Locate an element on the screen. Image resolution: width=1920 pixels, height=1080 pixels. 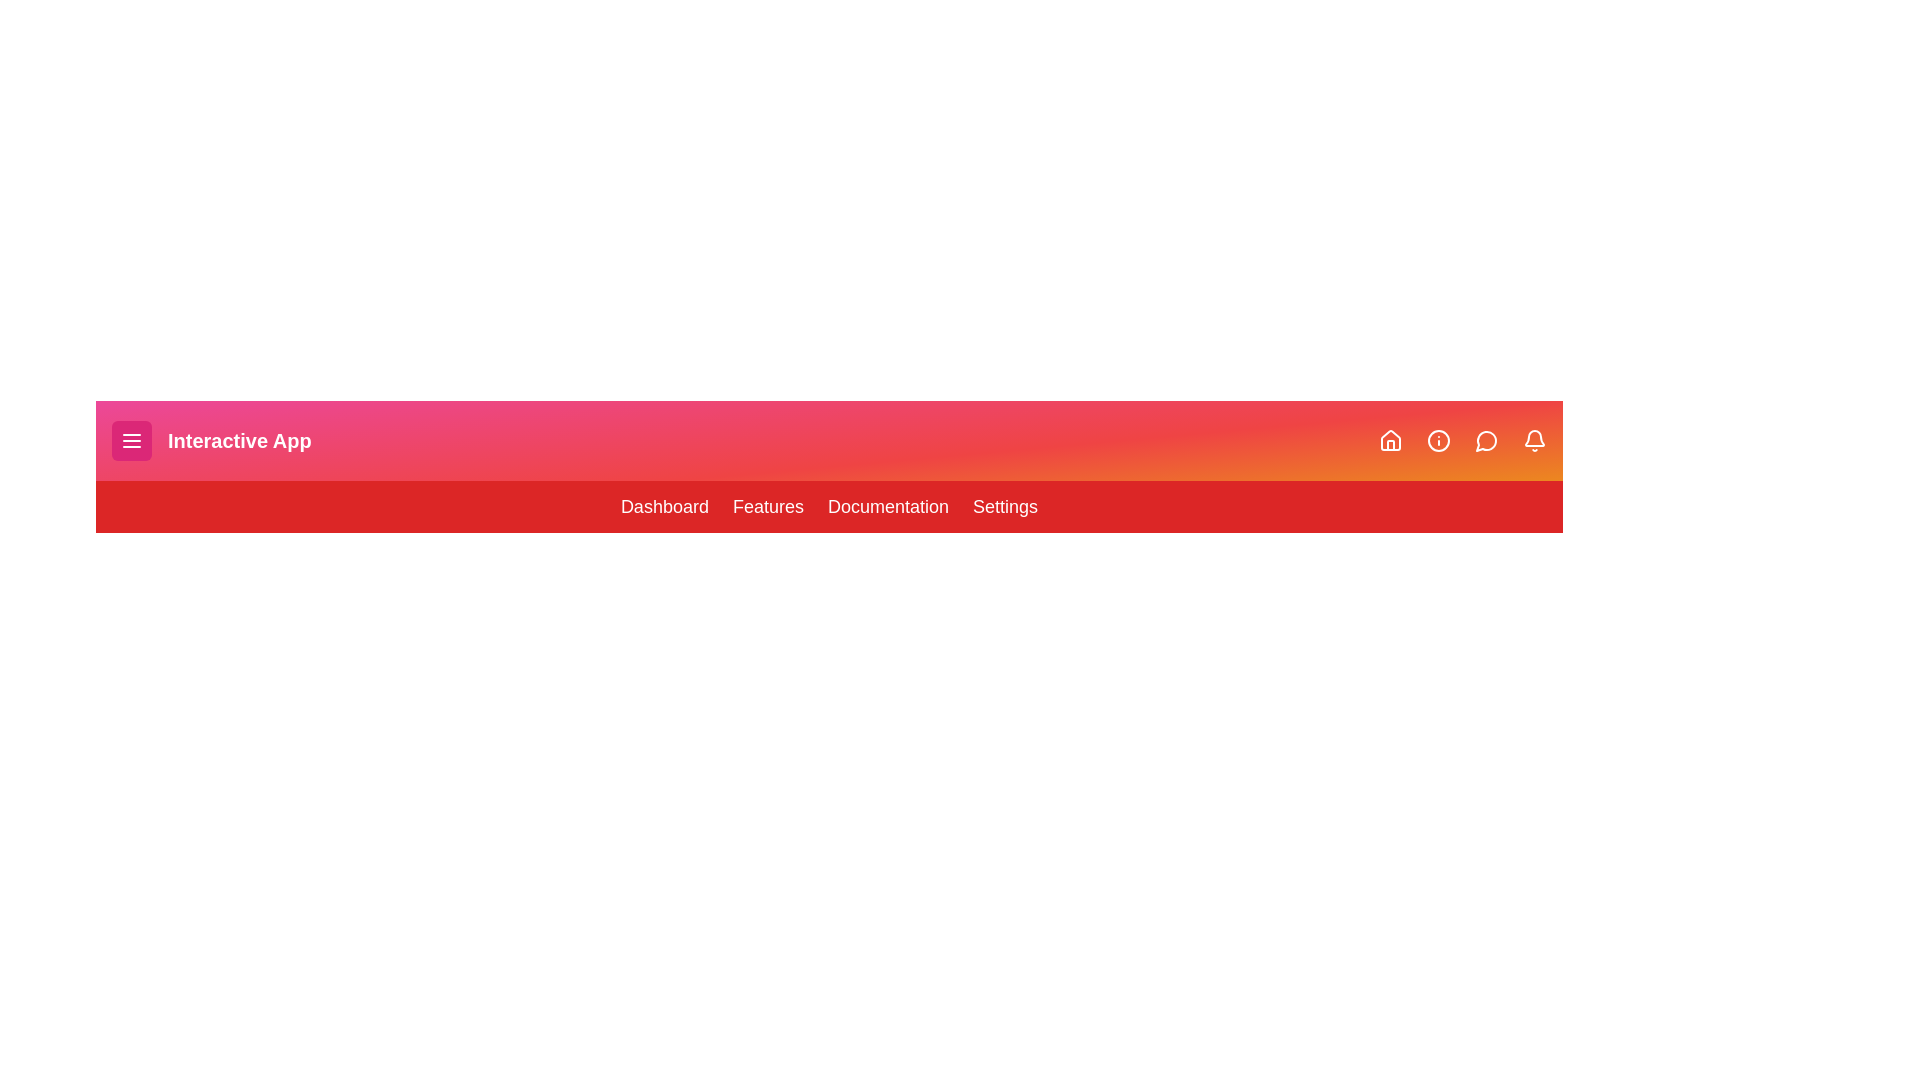
the Home icon in the navigation bar is located at coordinates (1390, 439).